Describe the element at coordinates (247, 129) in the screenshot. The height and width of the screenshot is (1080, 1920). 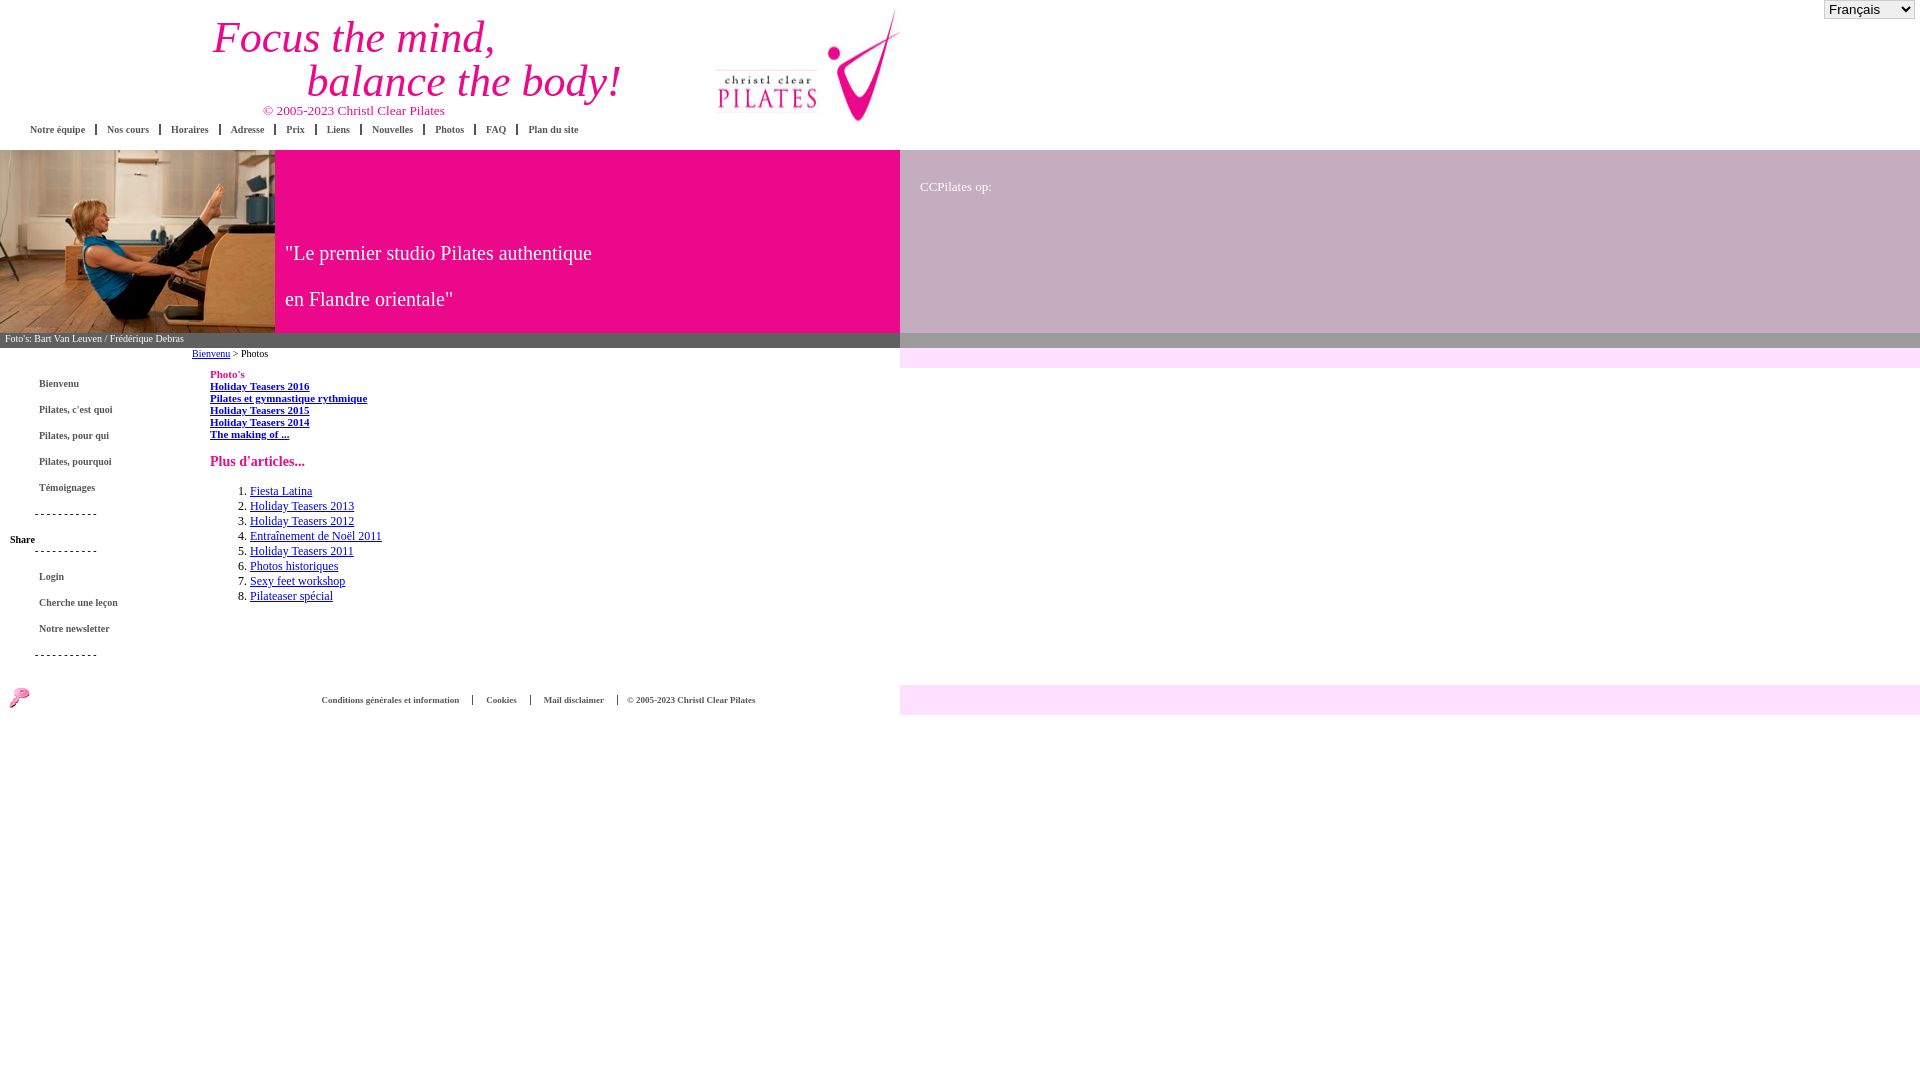
I see `'Adresse'` at that location.